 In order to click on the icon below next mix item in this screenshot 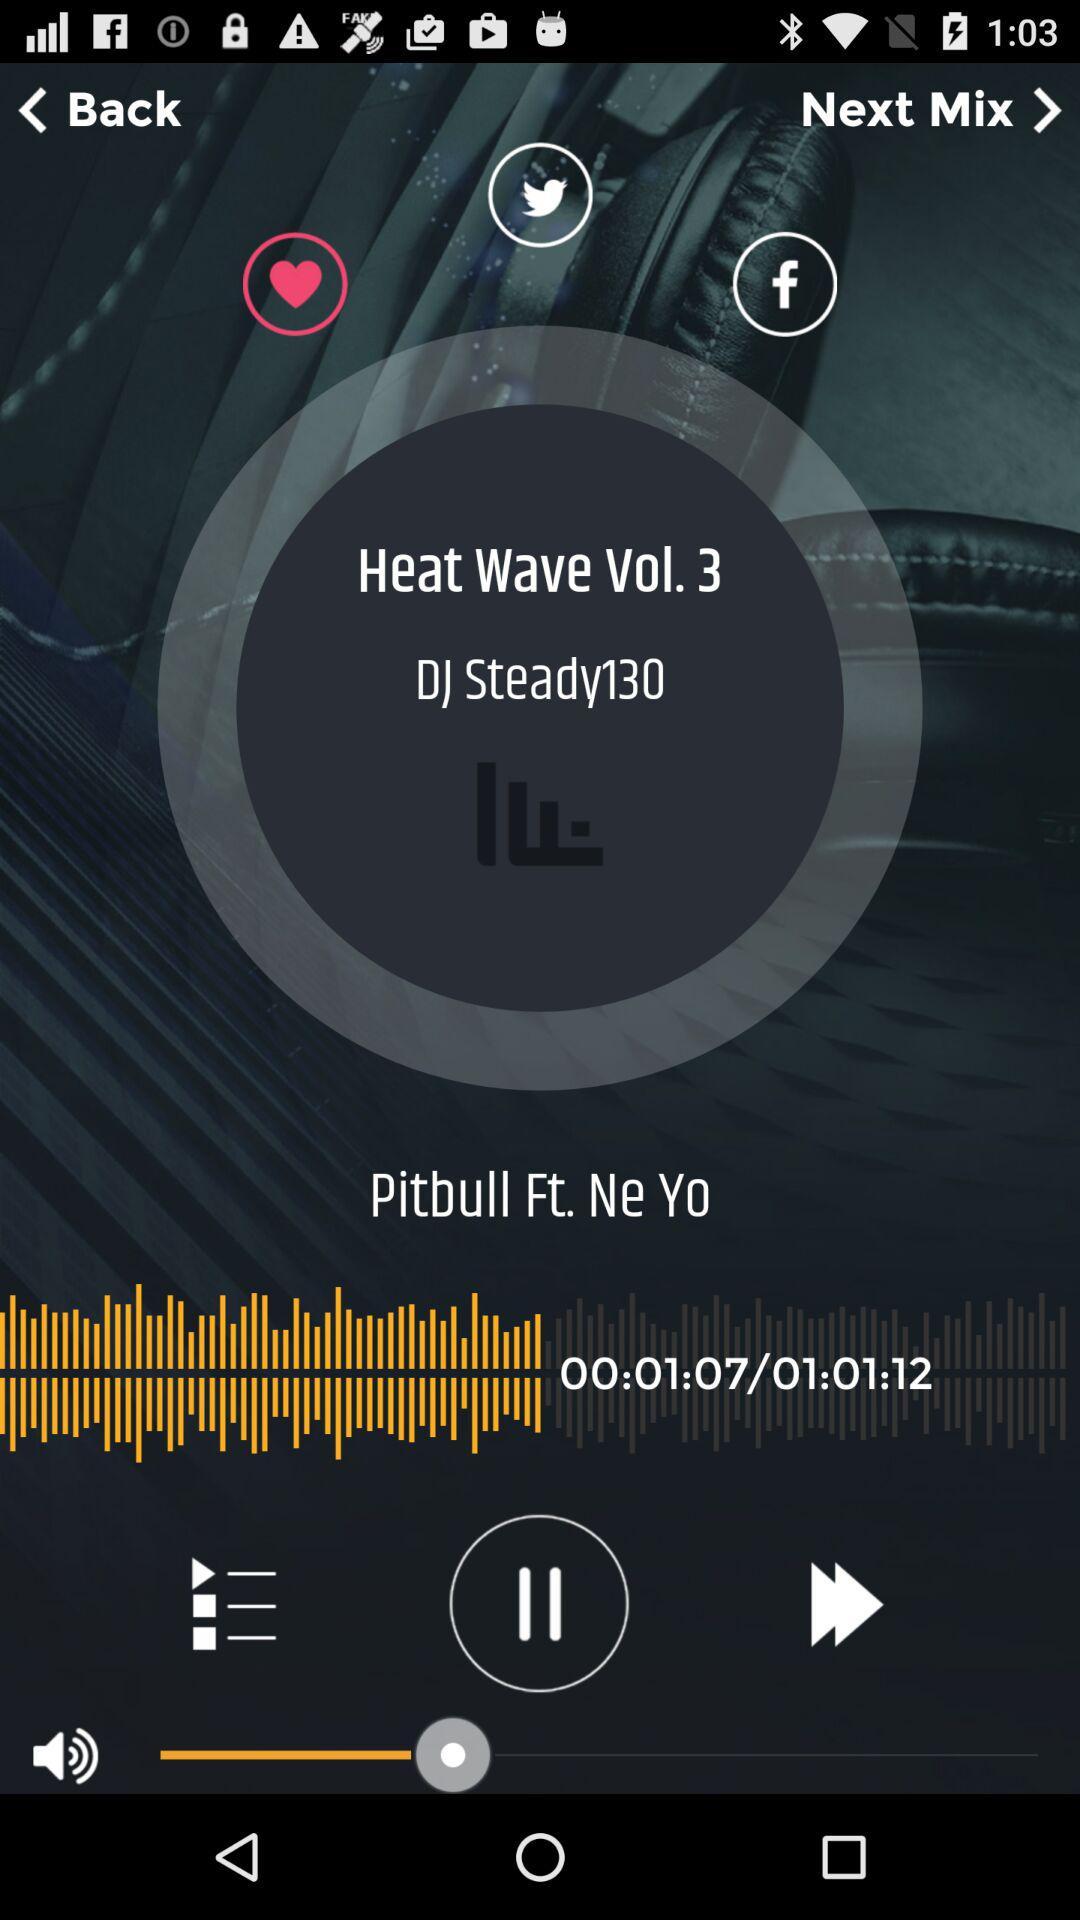, I will do `click(783, 283)`.